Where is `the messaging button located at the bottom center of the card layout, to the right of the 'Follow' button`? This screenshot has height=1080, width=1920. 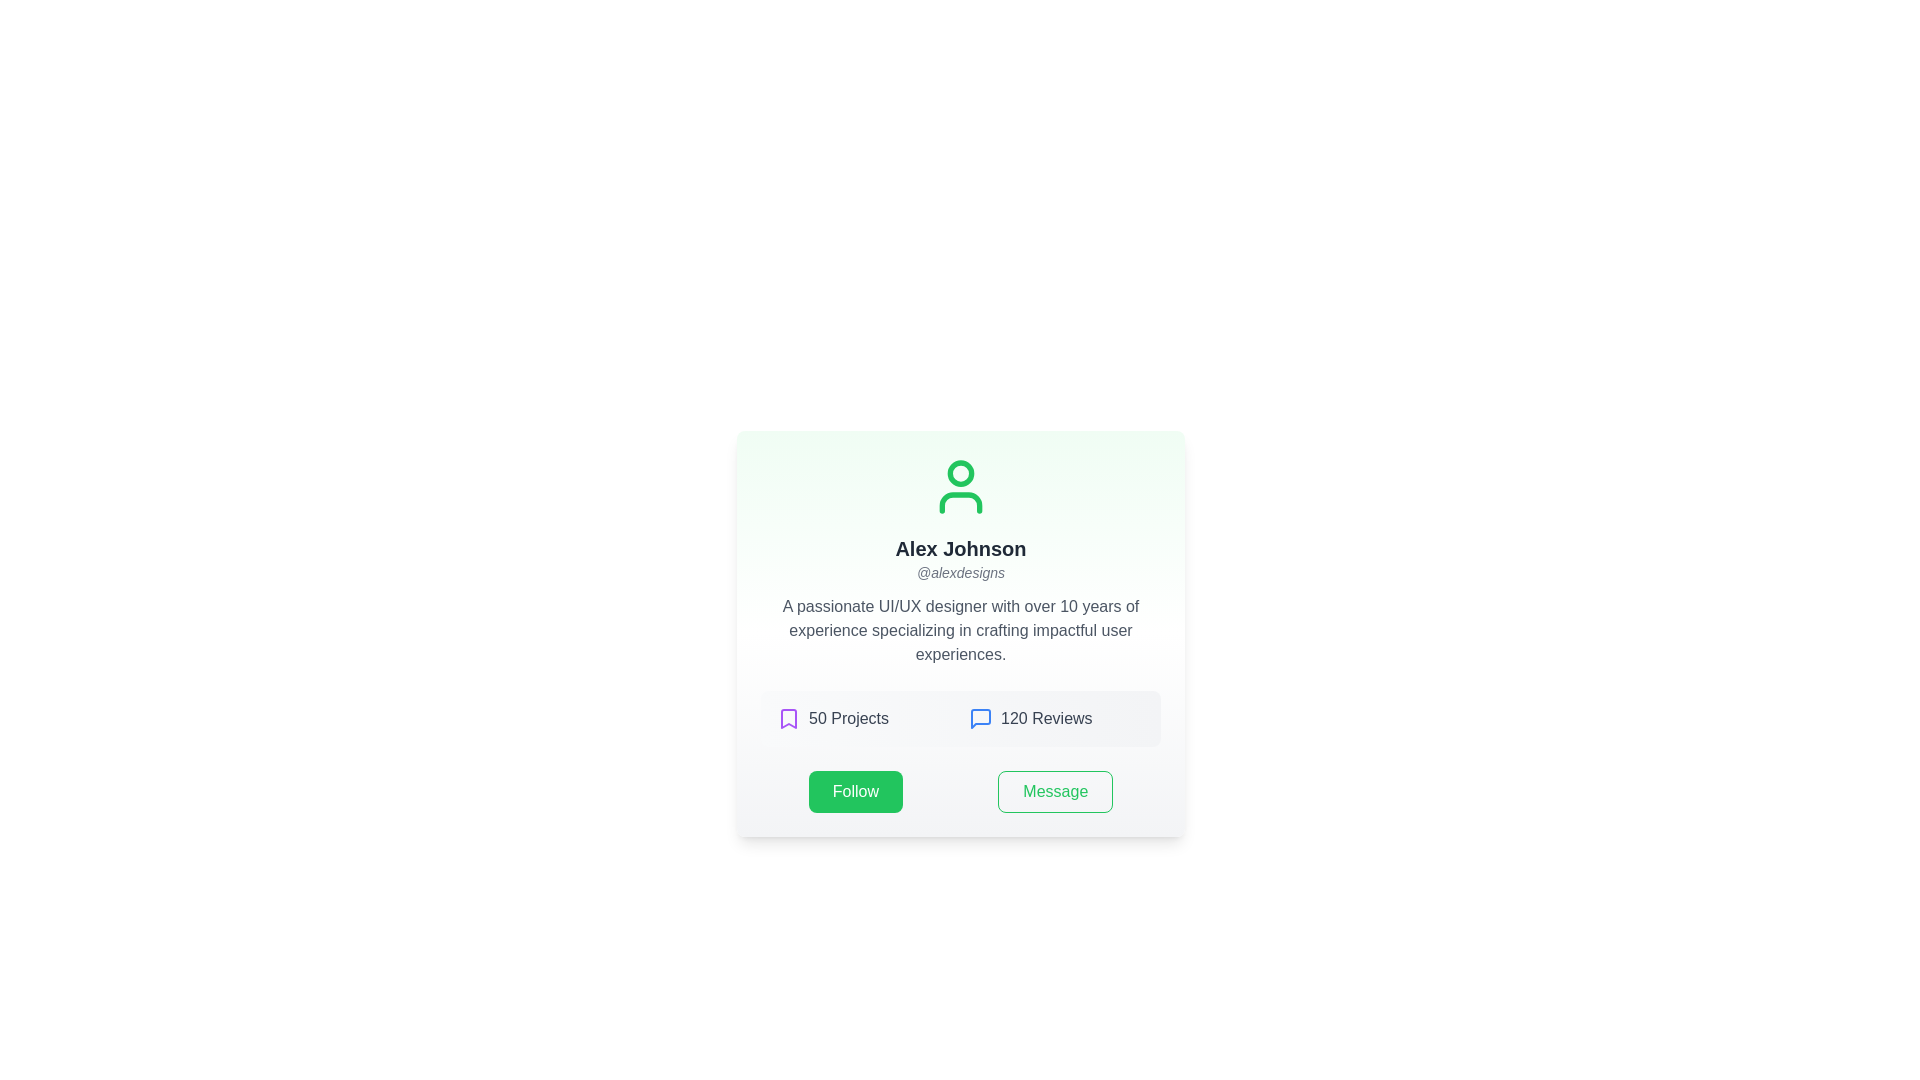
the messaging button located at the bottom center of the card layout, to the right of the 'Follow' button is located at coordinates (1054, 790).